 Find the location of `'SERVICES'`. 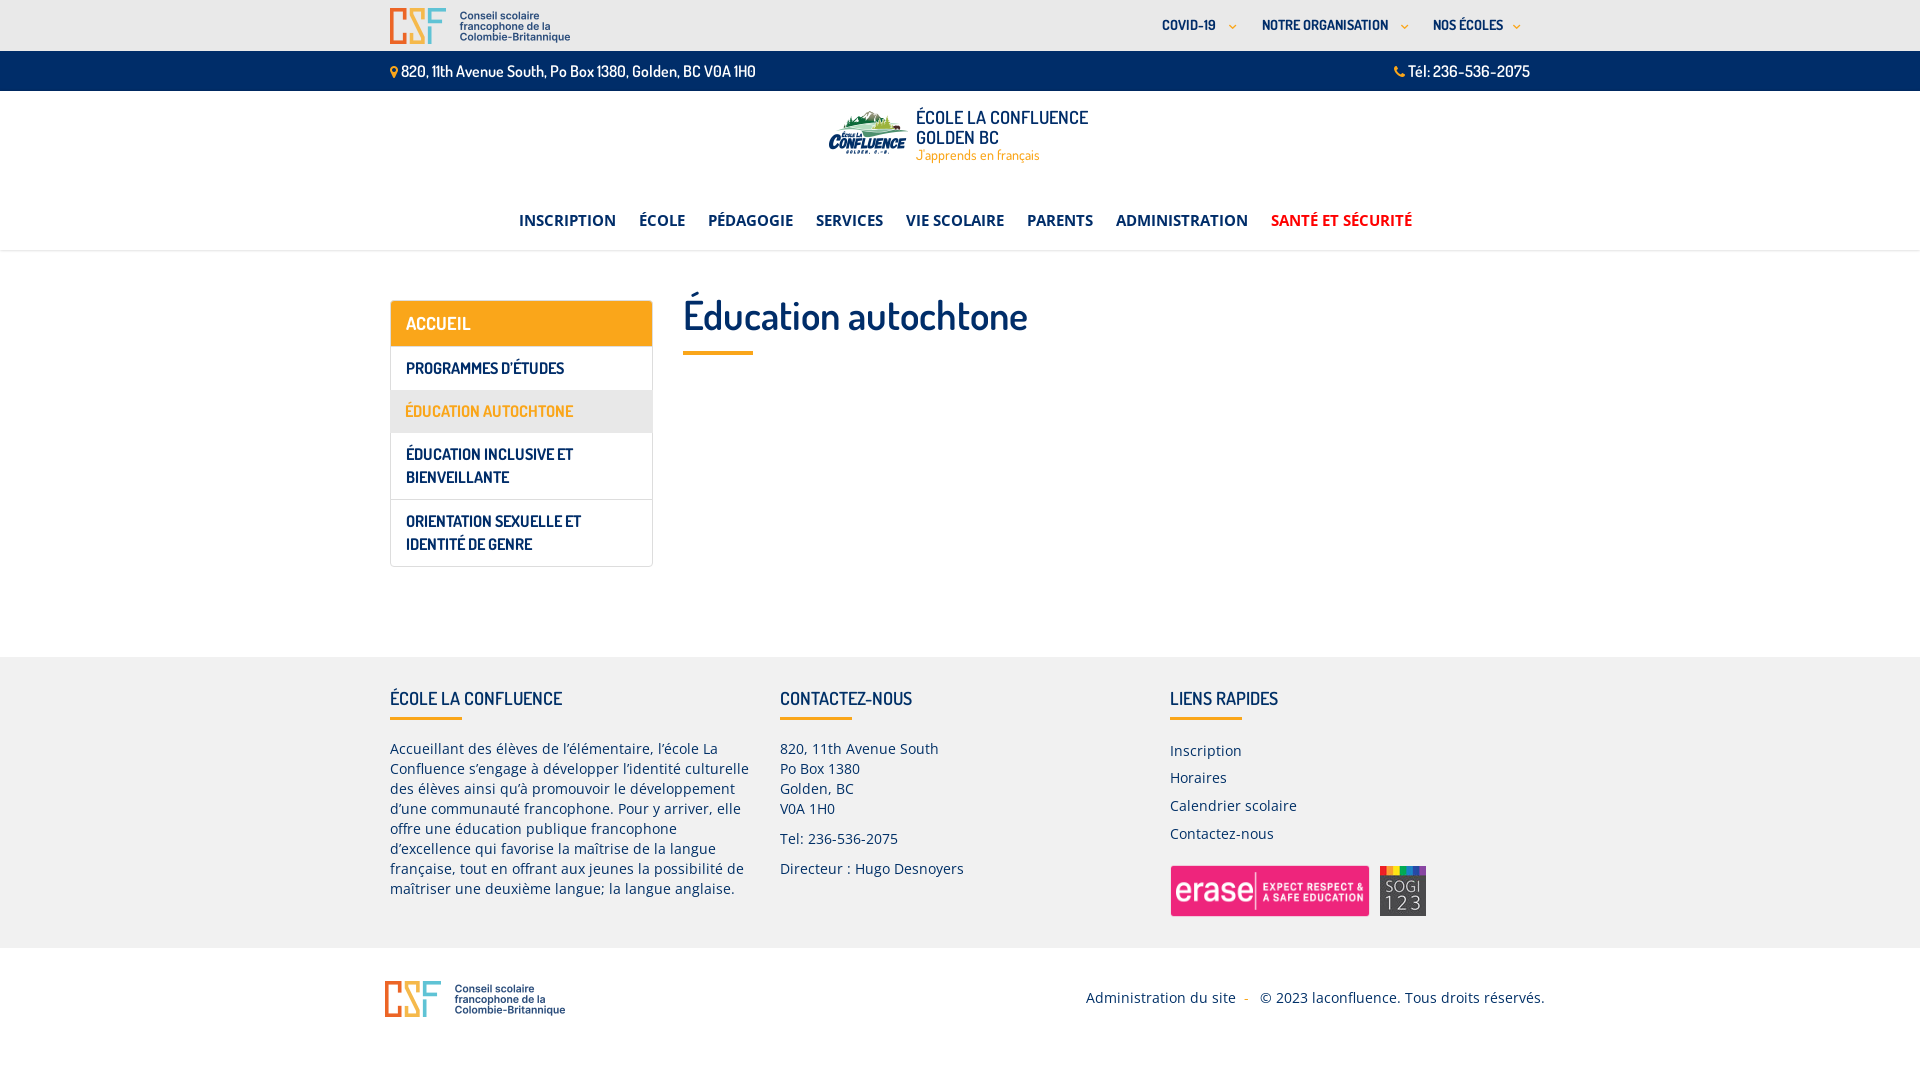

'SERVICES' is located at coordinates (849, 208).